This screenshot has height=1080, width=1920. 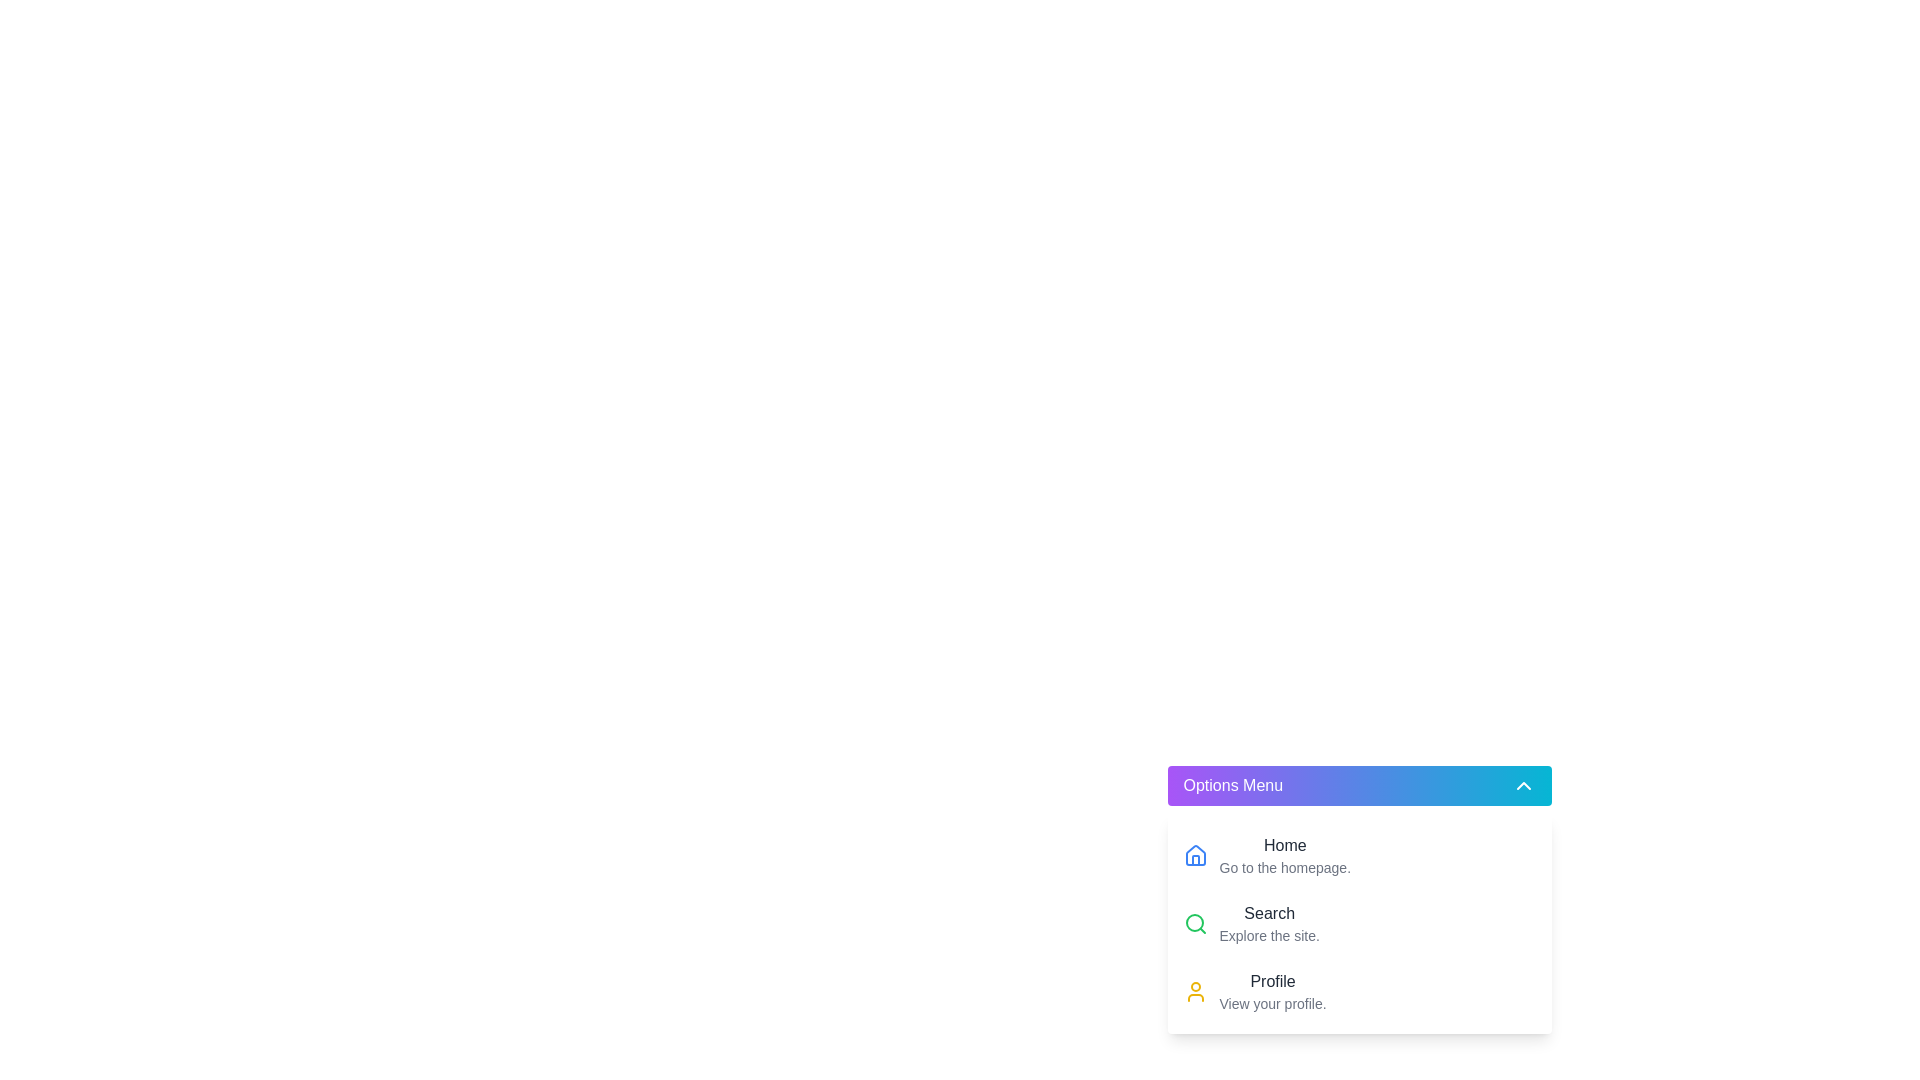 What do you see at coordinates (1195, 855) in the screenshot?
I see `the 'Home' icon located on the left side of the 'Home' menu item in the dropdown menu panel to initiate navigation` at bounding box center [1195, 855].